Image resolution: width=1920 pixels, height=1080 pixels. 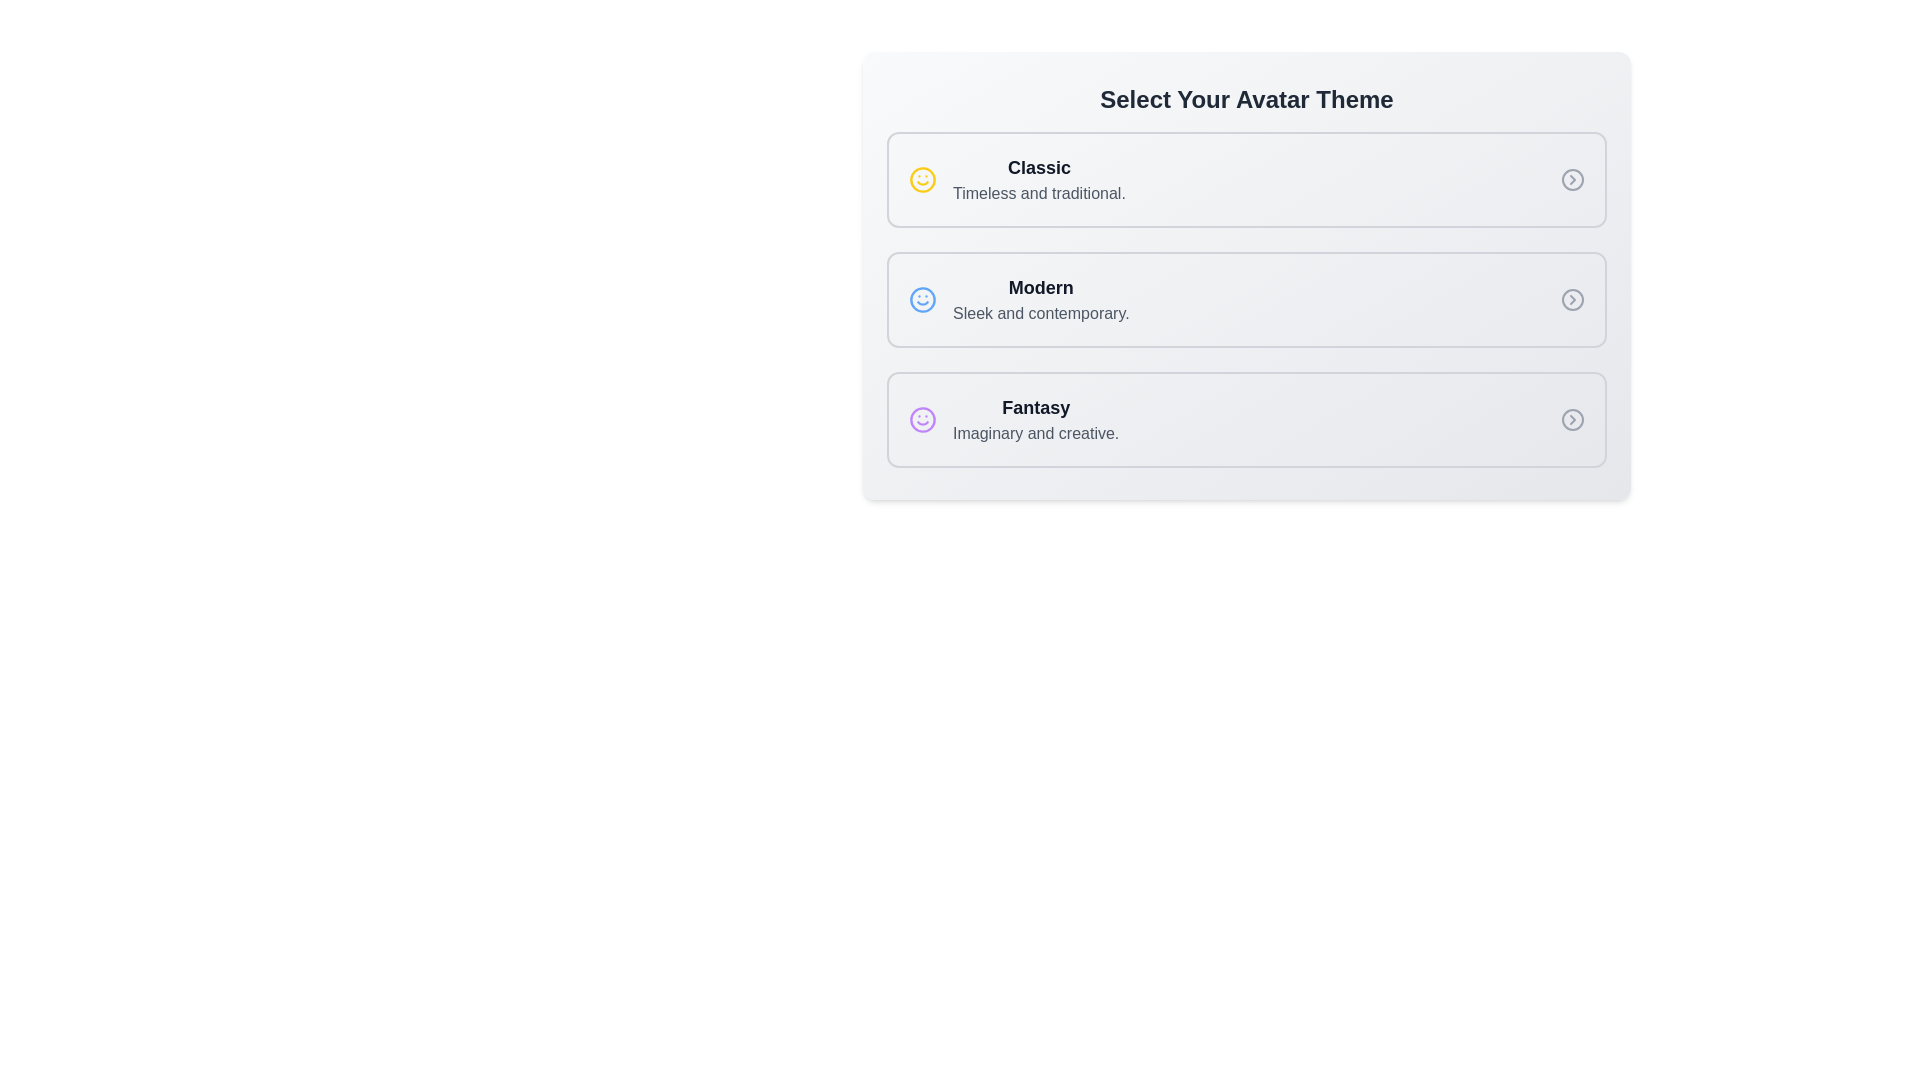 I want to click on the 'Classic' avatar theme title text label, which is positioned at the top-left of the avatar themes list, above the description 'Timeless and traditional.', so click(x=1039, y=167).